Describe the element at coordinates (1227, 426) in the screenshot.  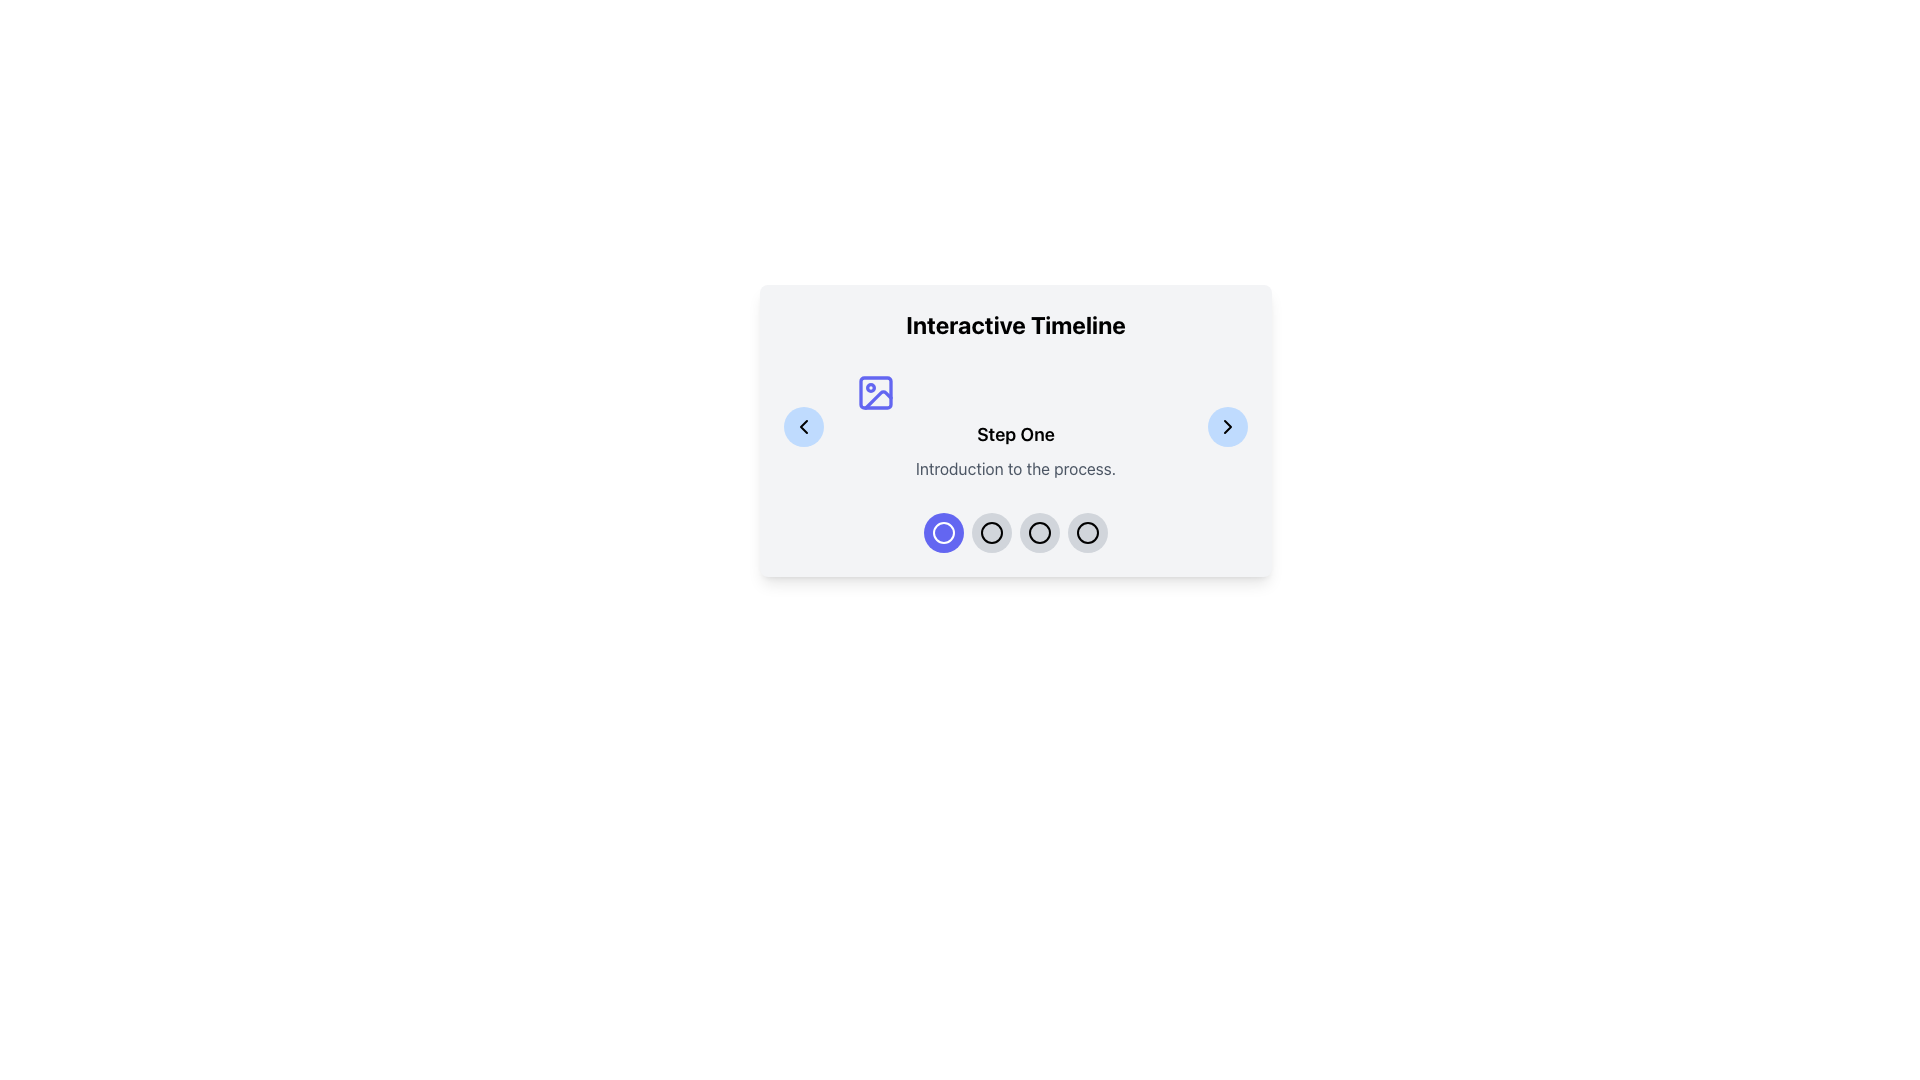
I see `the arrow icon within the circular button located to the right of the 'Interactive Timeline' card` at that location.